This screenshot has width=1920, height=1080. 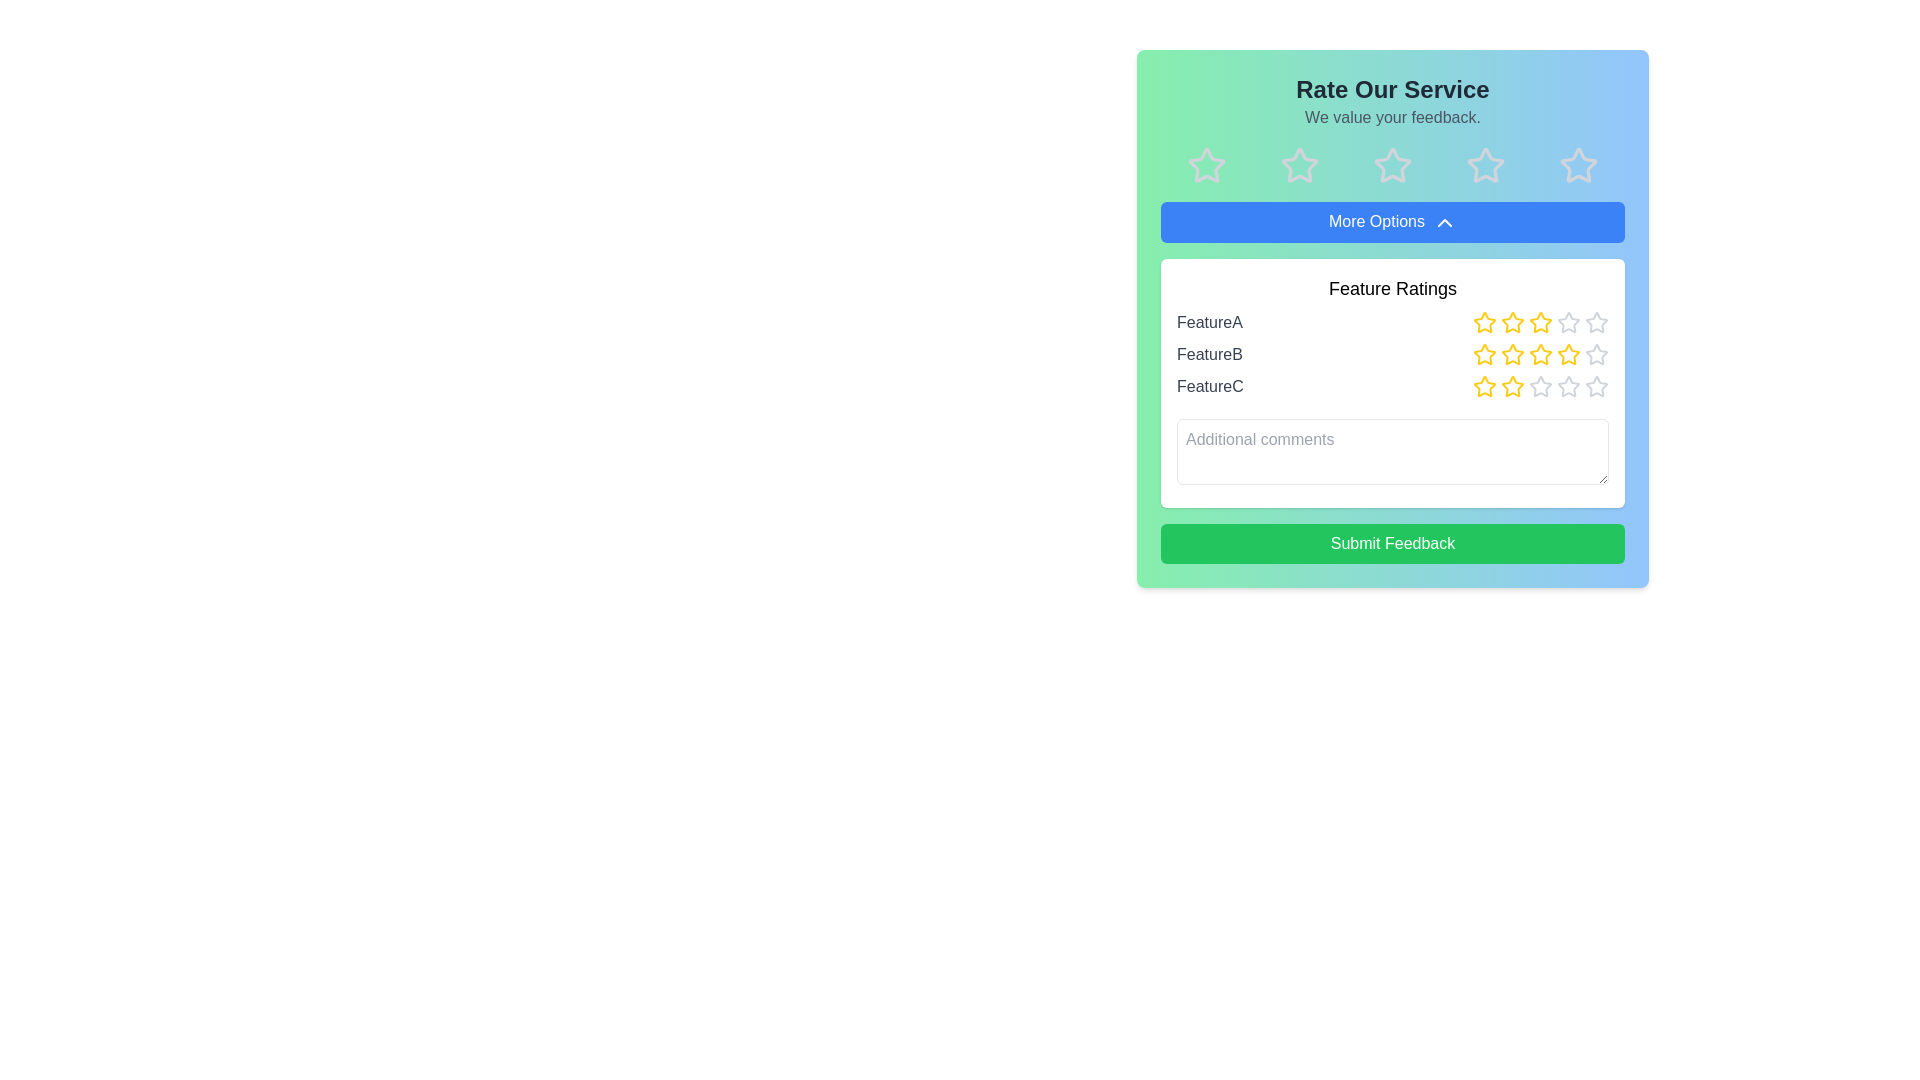 What do you see at coordinates (1596, 353) in the screenshot?
I see `the 5th star-shaped Rating Star Icon, which is located to the right of the 'FeatureB' label in the 'Feature Ratings' section of the feedback form` at bounding box center [1596, 353].